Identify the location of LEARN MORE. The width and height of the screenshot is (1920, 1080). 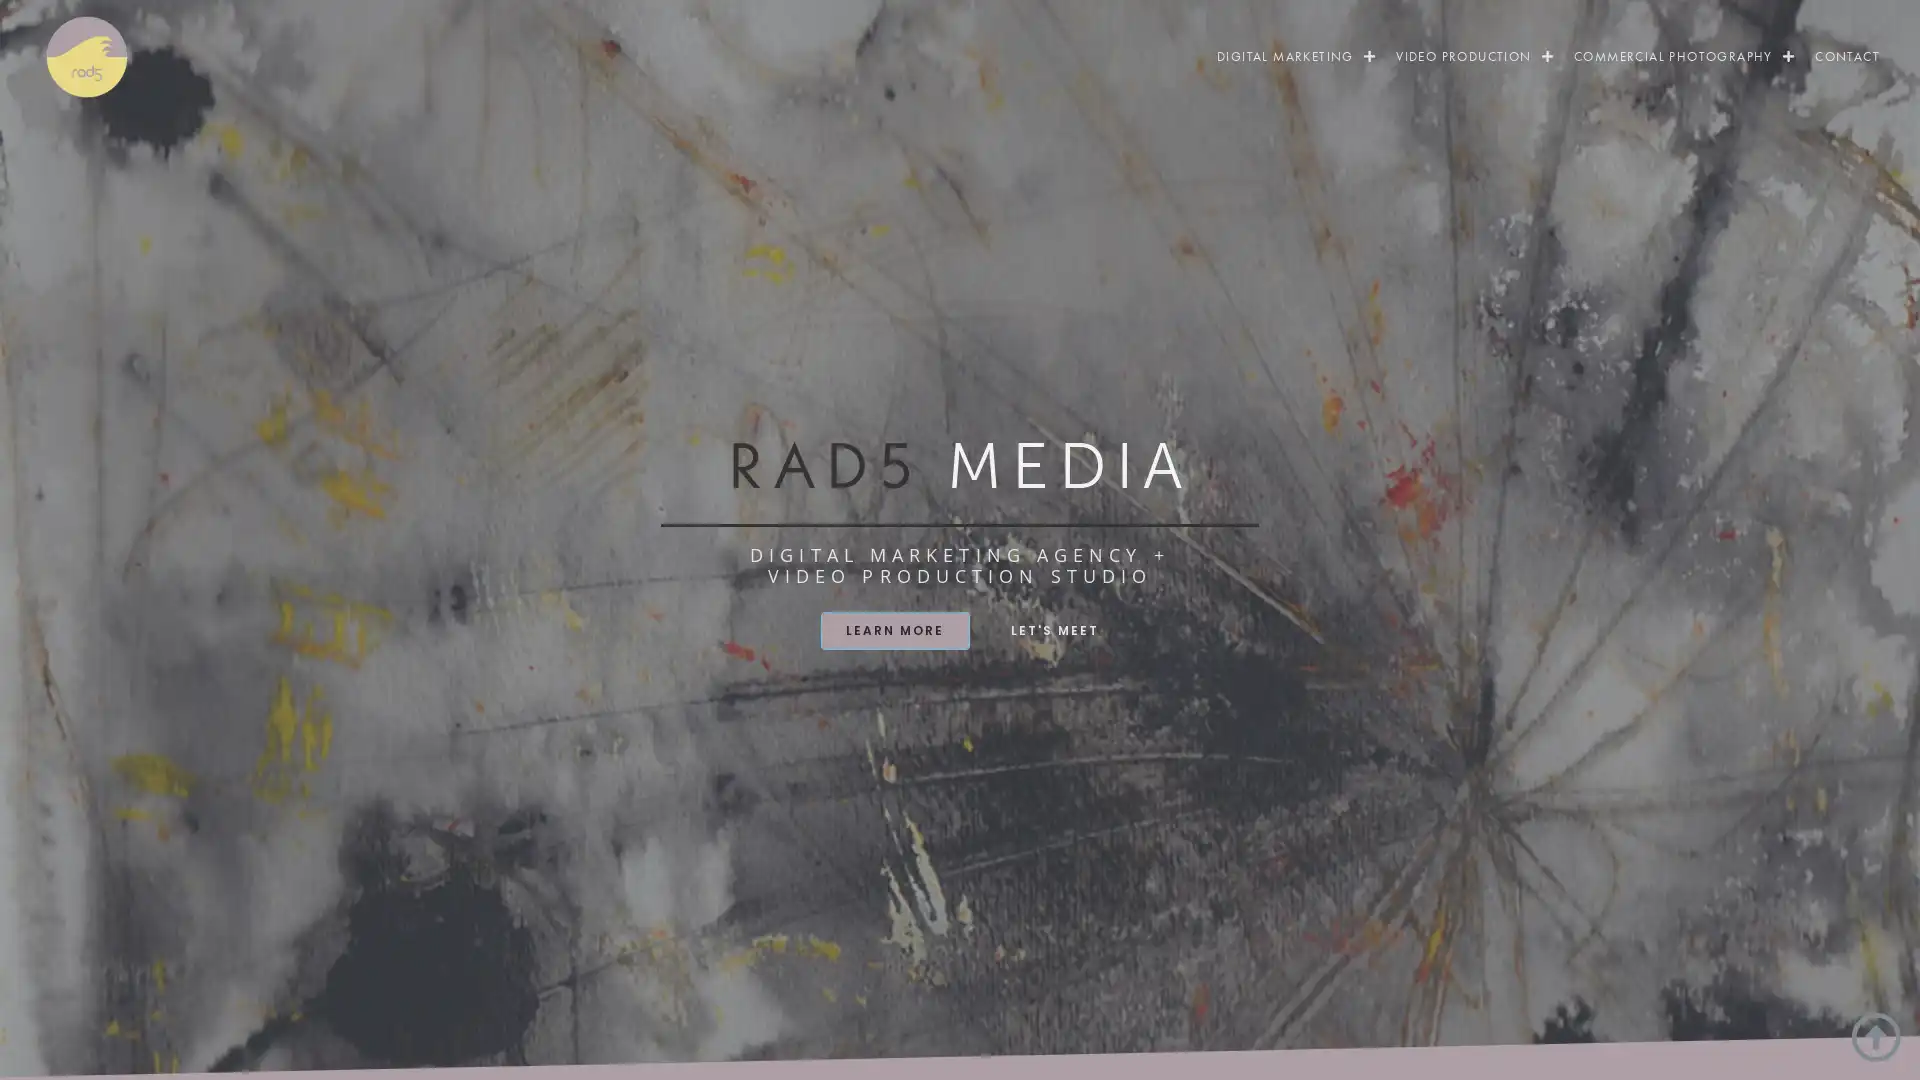
(893, 628).